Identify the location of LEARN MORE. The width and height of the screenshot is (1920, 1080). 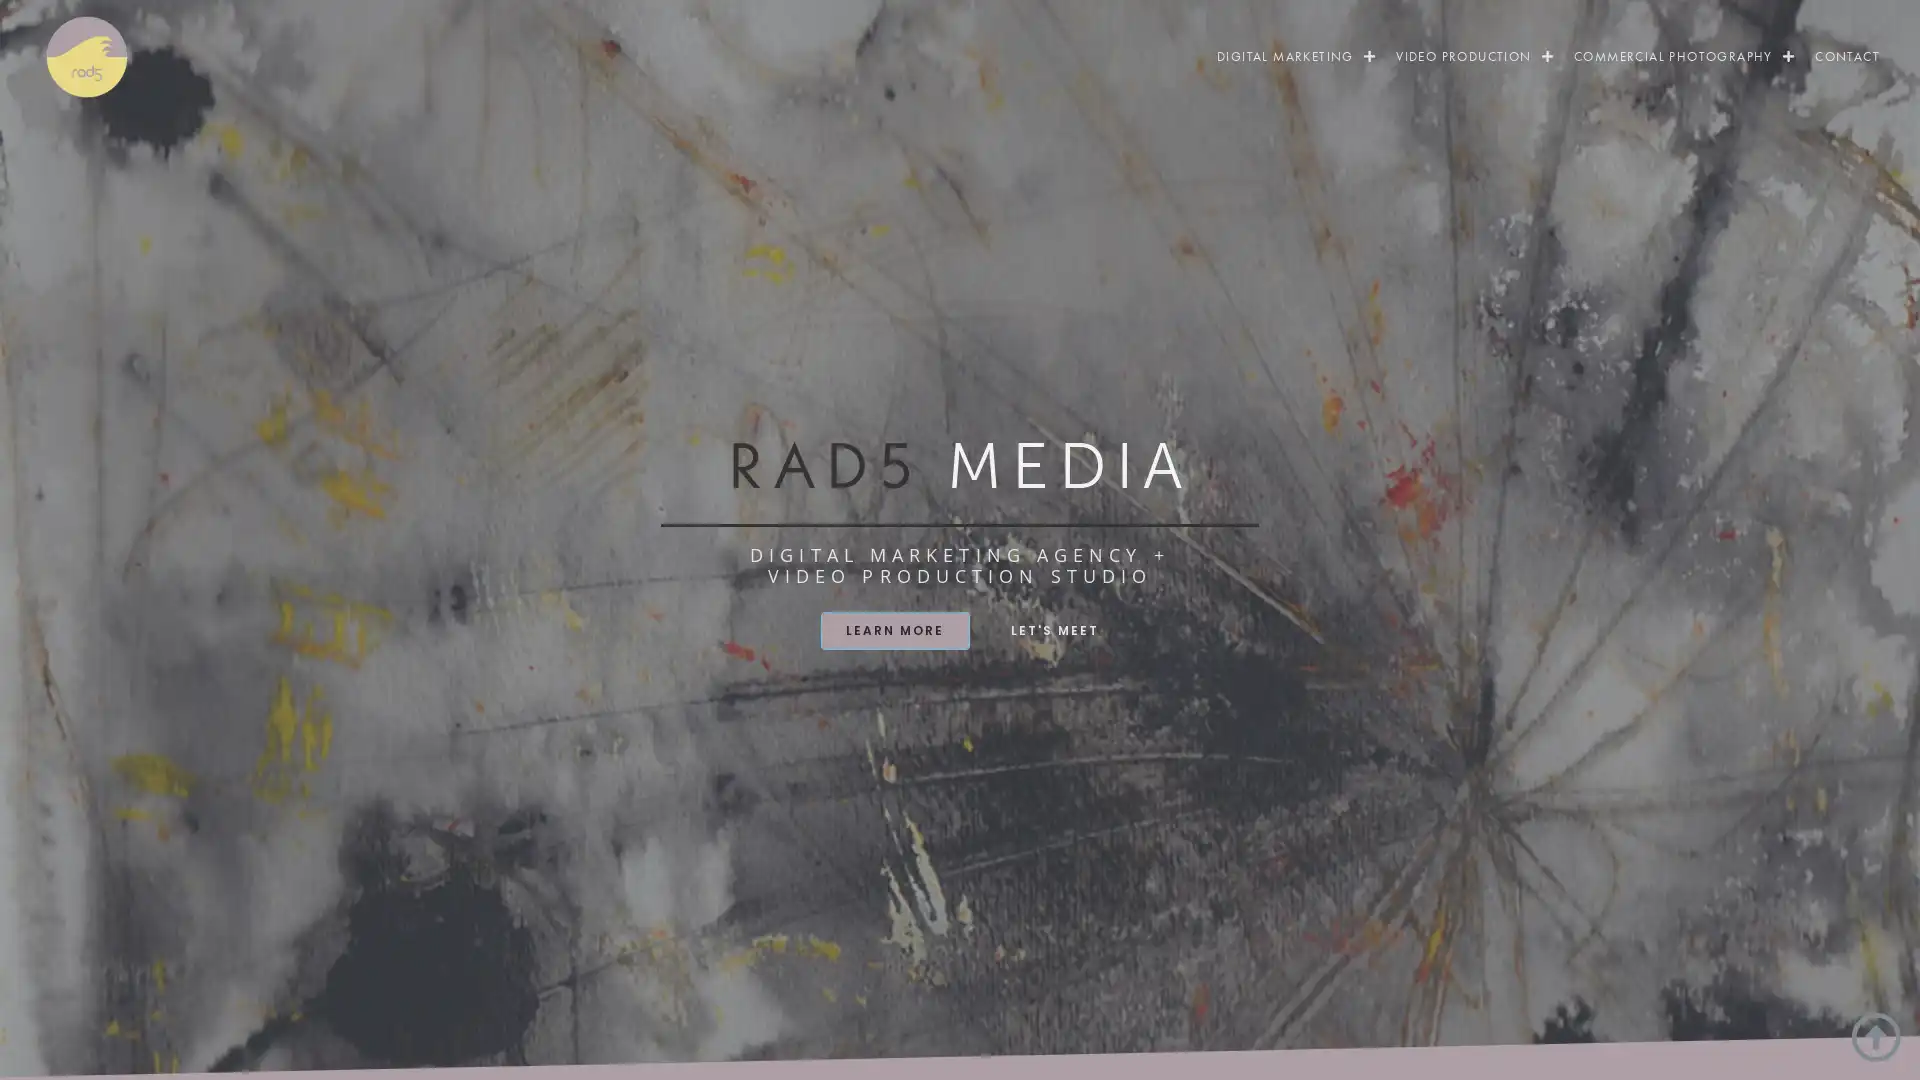
(893, 628).